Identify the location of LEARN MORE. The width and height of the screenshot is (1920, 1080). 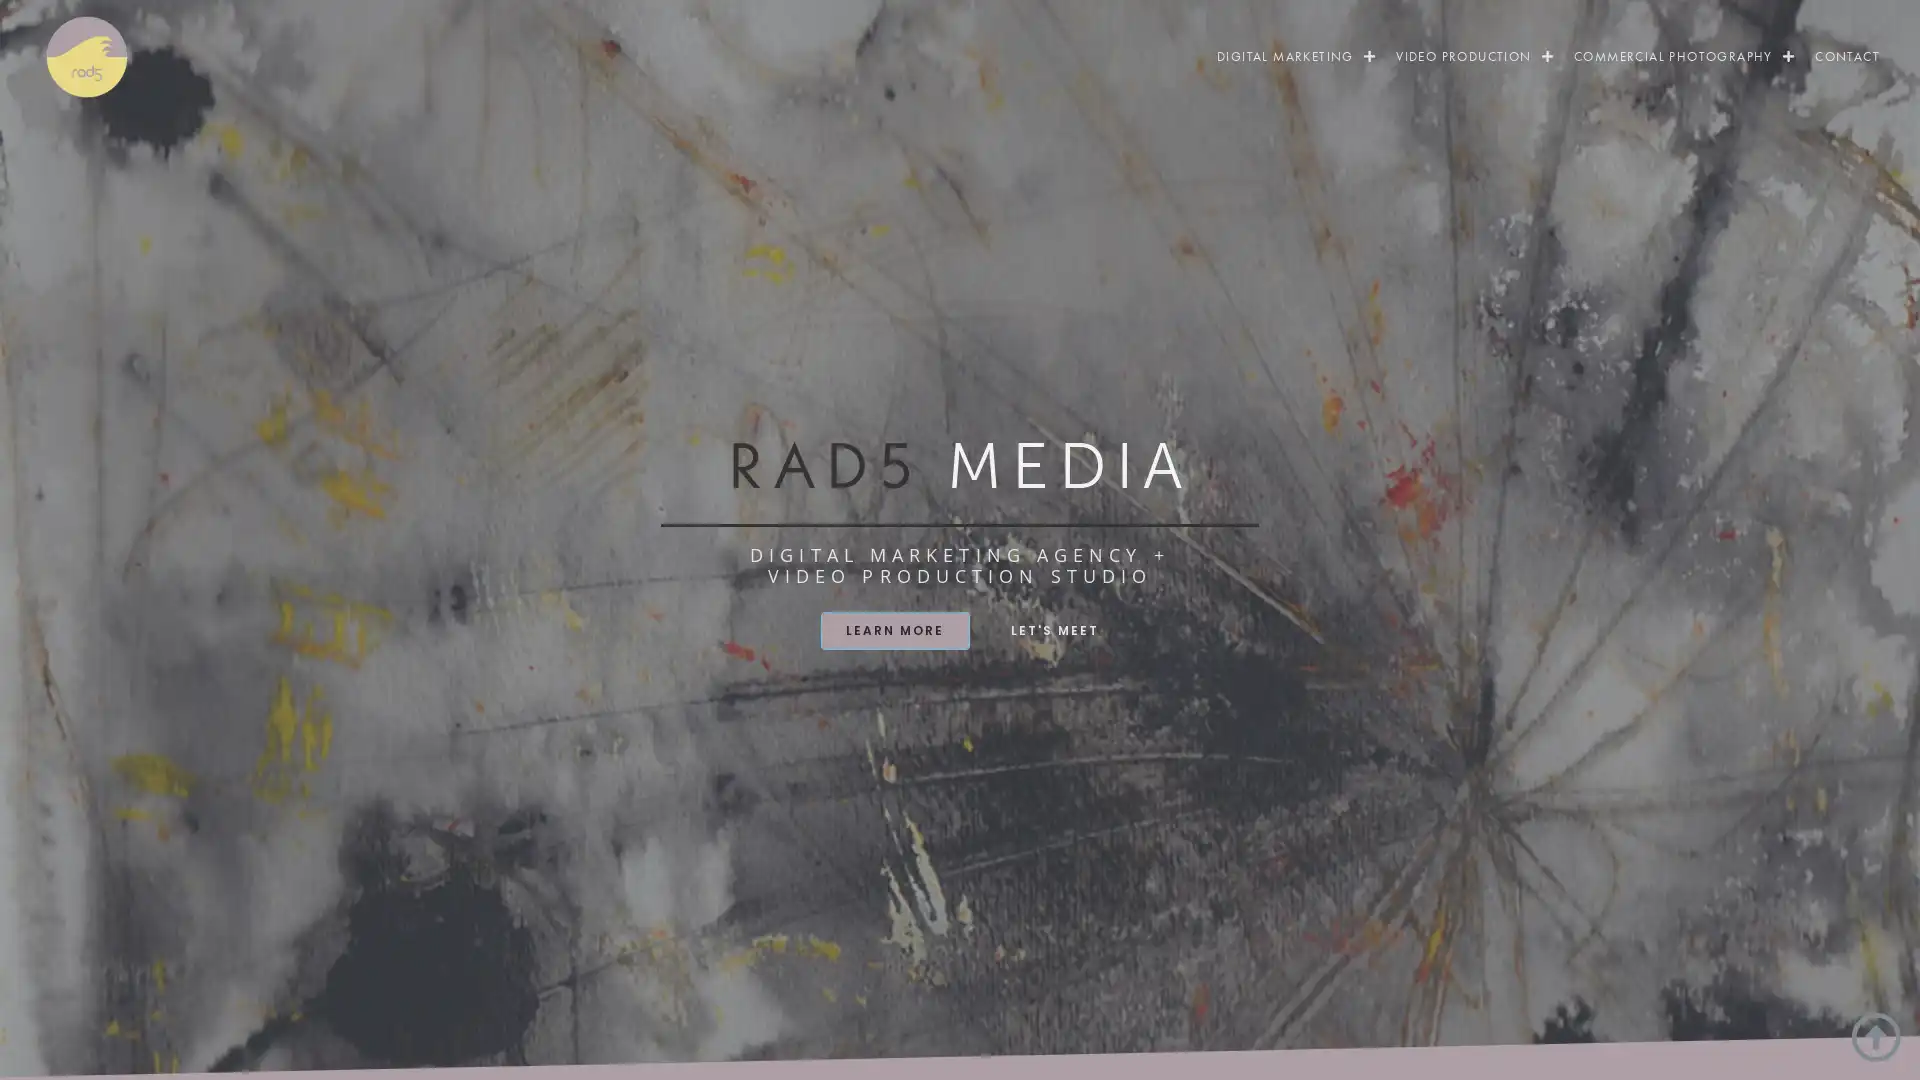
(893, 628).